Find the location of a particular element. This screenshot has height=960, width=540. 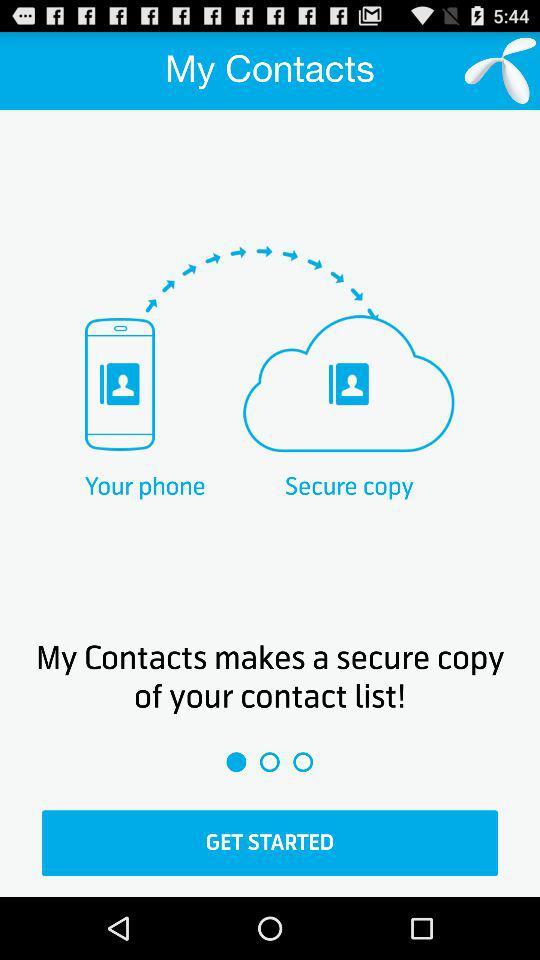

get started item is located at coordinates (270, 842).